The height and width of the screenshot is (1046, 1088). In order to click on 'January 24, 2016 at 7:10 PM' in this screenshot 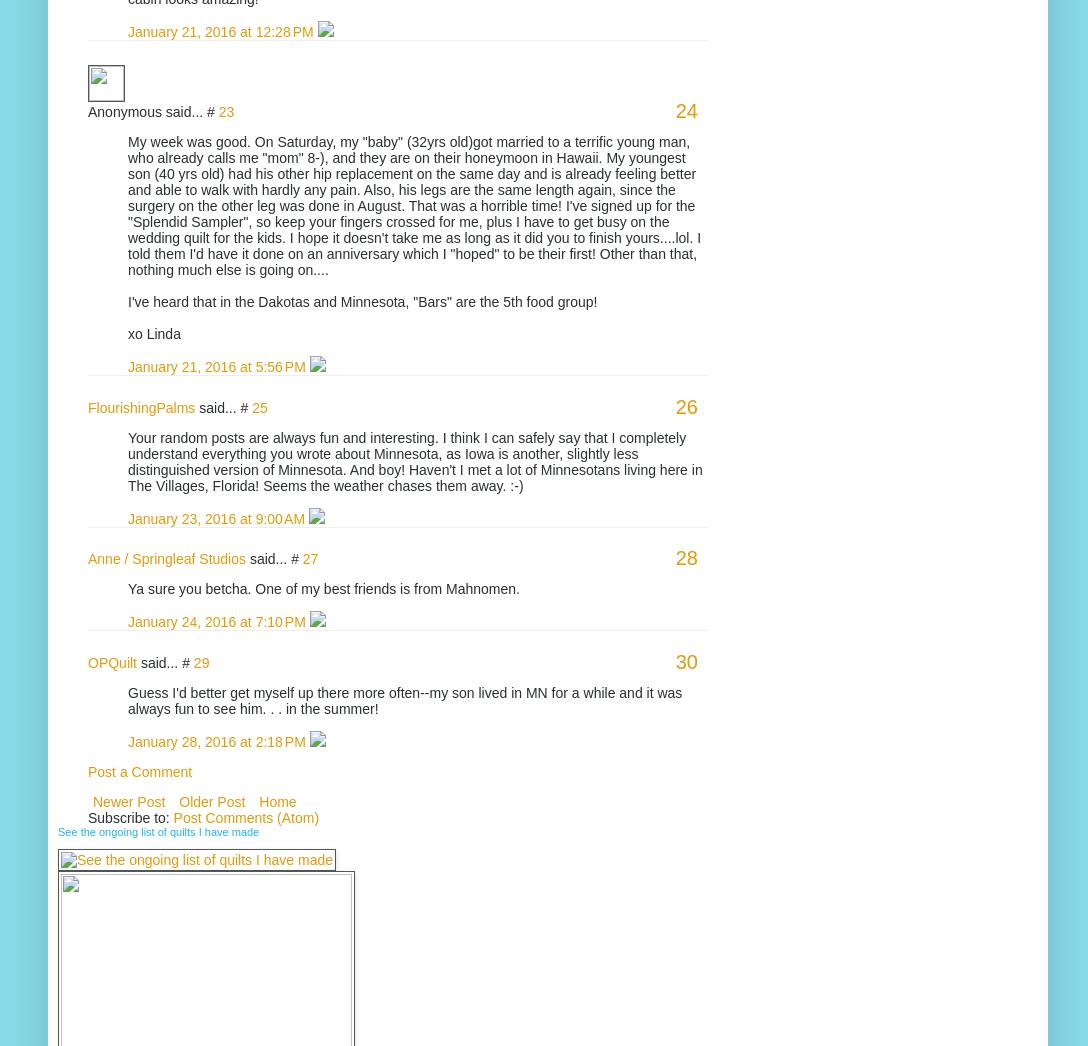, I will do `click(217, 621)`.